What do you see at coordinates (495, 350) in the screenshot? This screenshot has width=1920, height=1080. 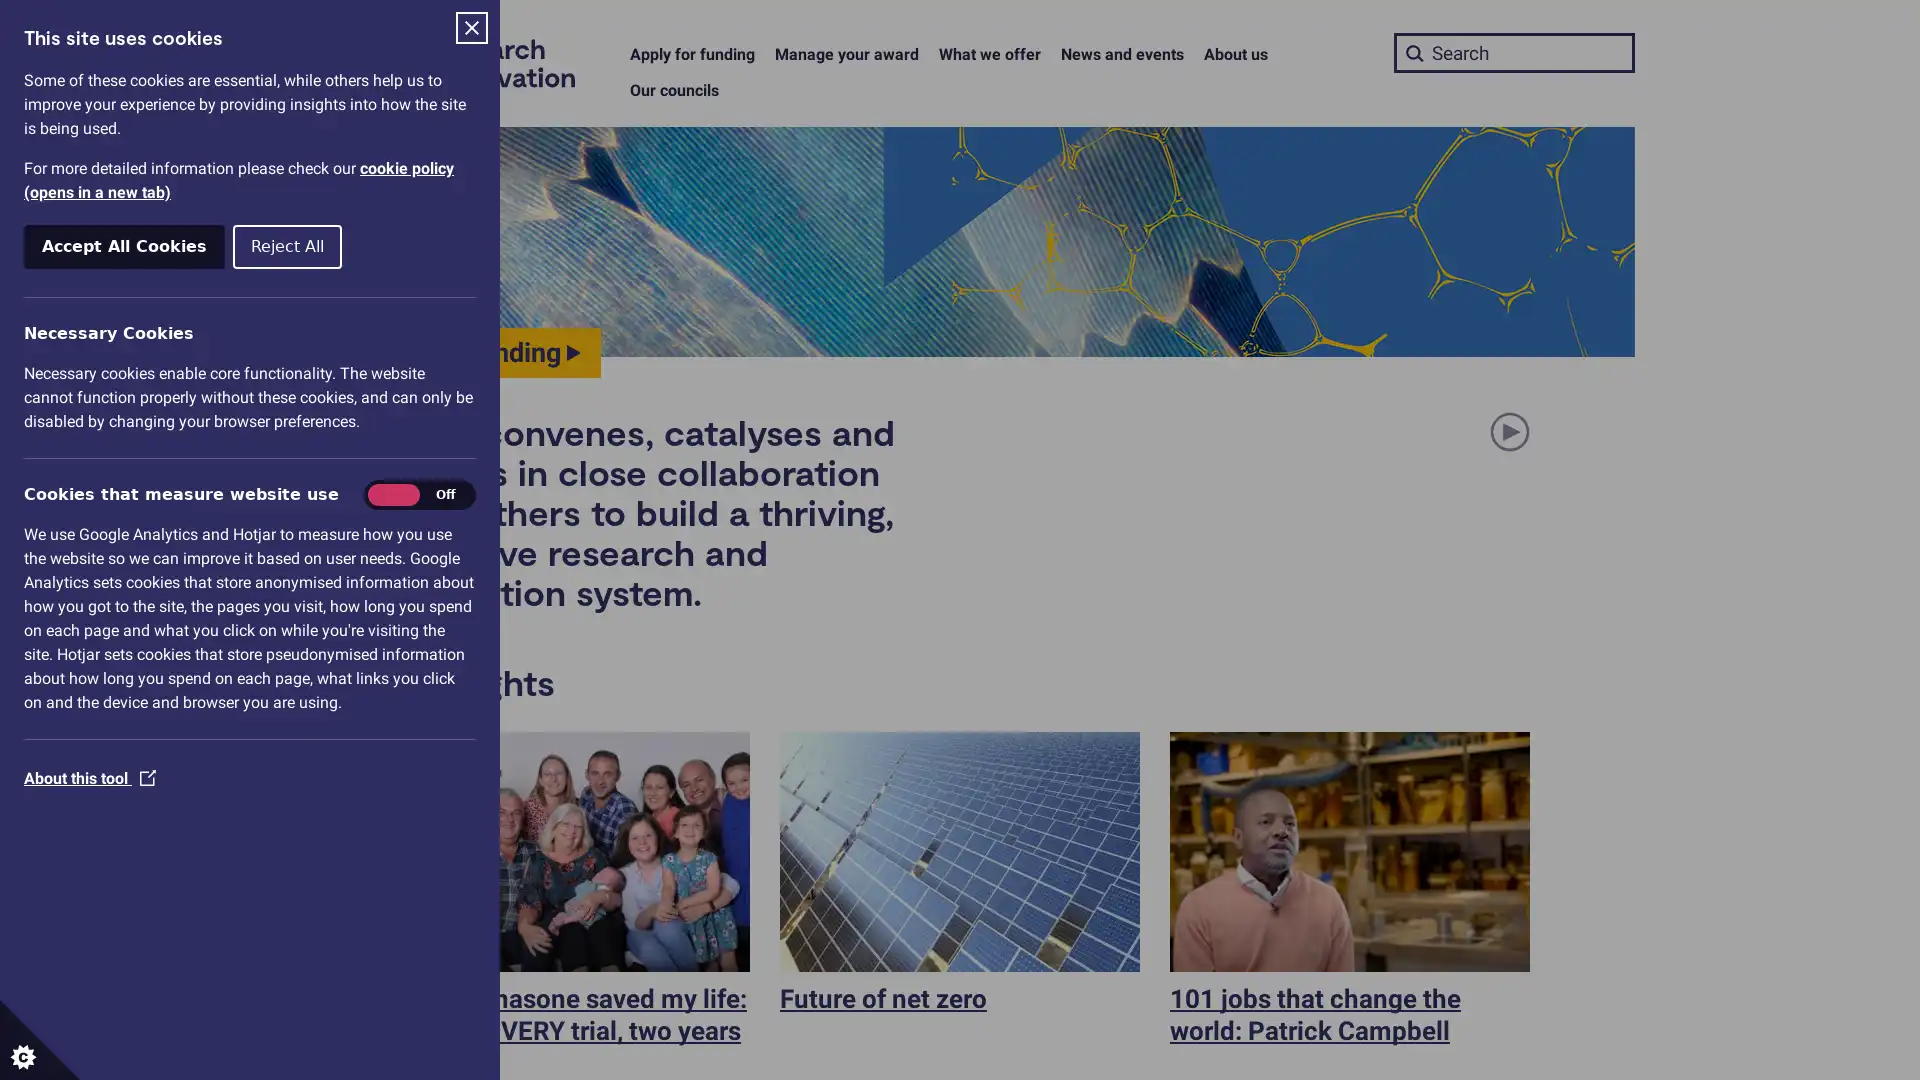 I see `Find funding` at bounding box center [495, 350].